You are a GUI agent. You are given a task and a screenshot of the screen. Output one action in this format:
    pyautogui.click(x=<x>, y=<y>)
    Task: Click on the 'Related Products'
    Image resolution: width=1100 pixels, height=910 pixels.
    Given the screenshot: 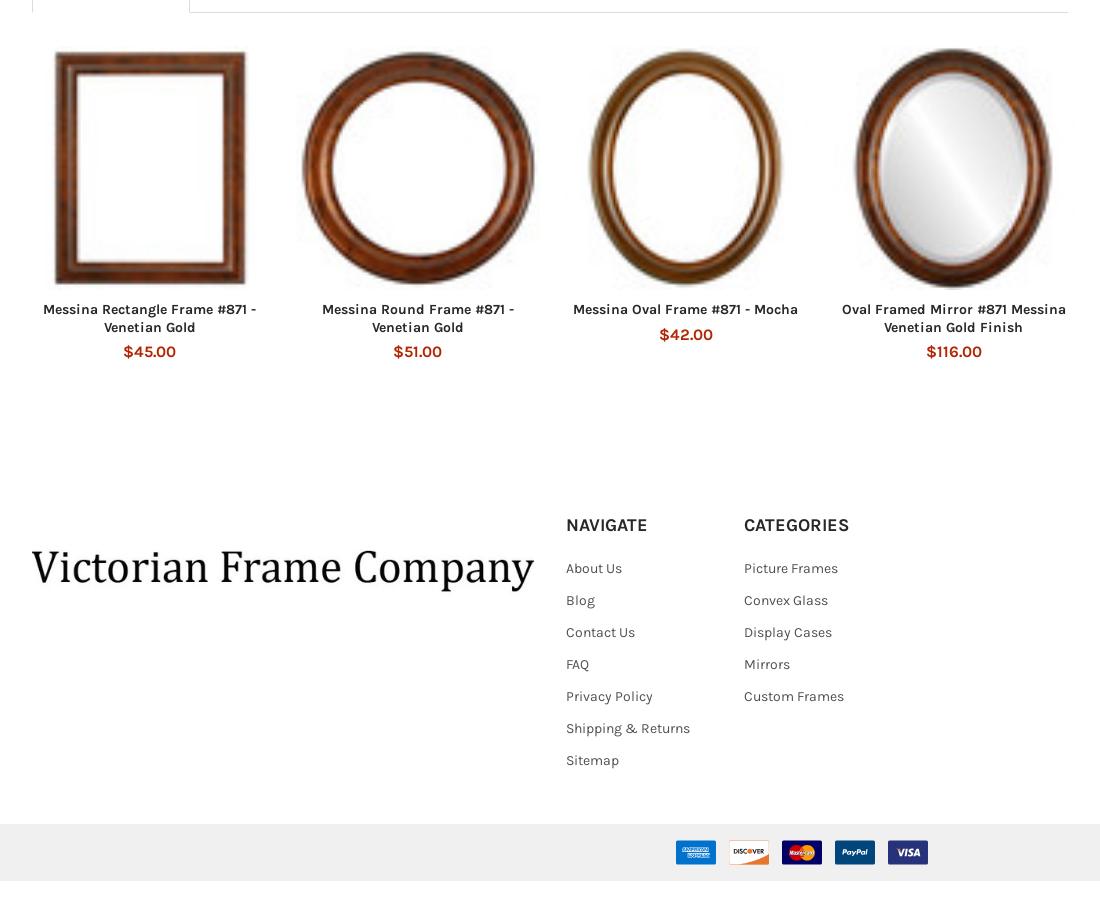 What is the action you would take?
    pyautogui.click(x=110, y=18)
    